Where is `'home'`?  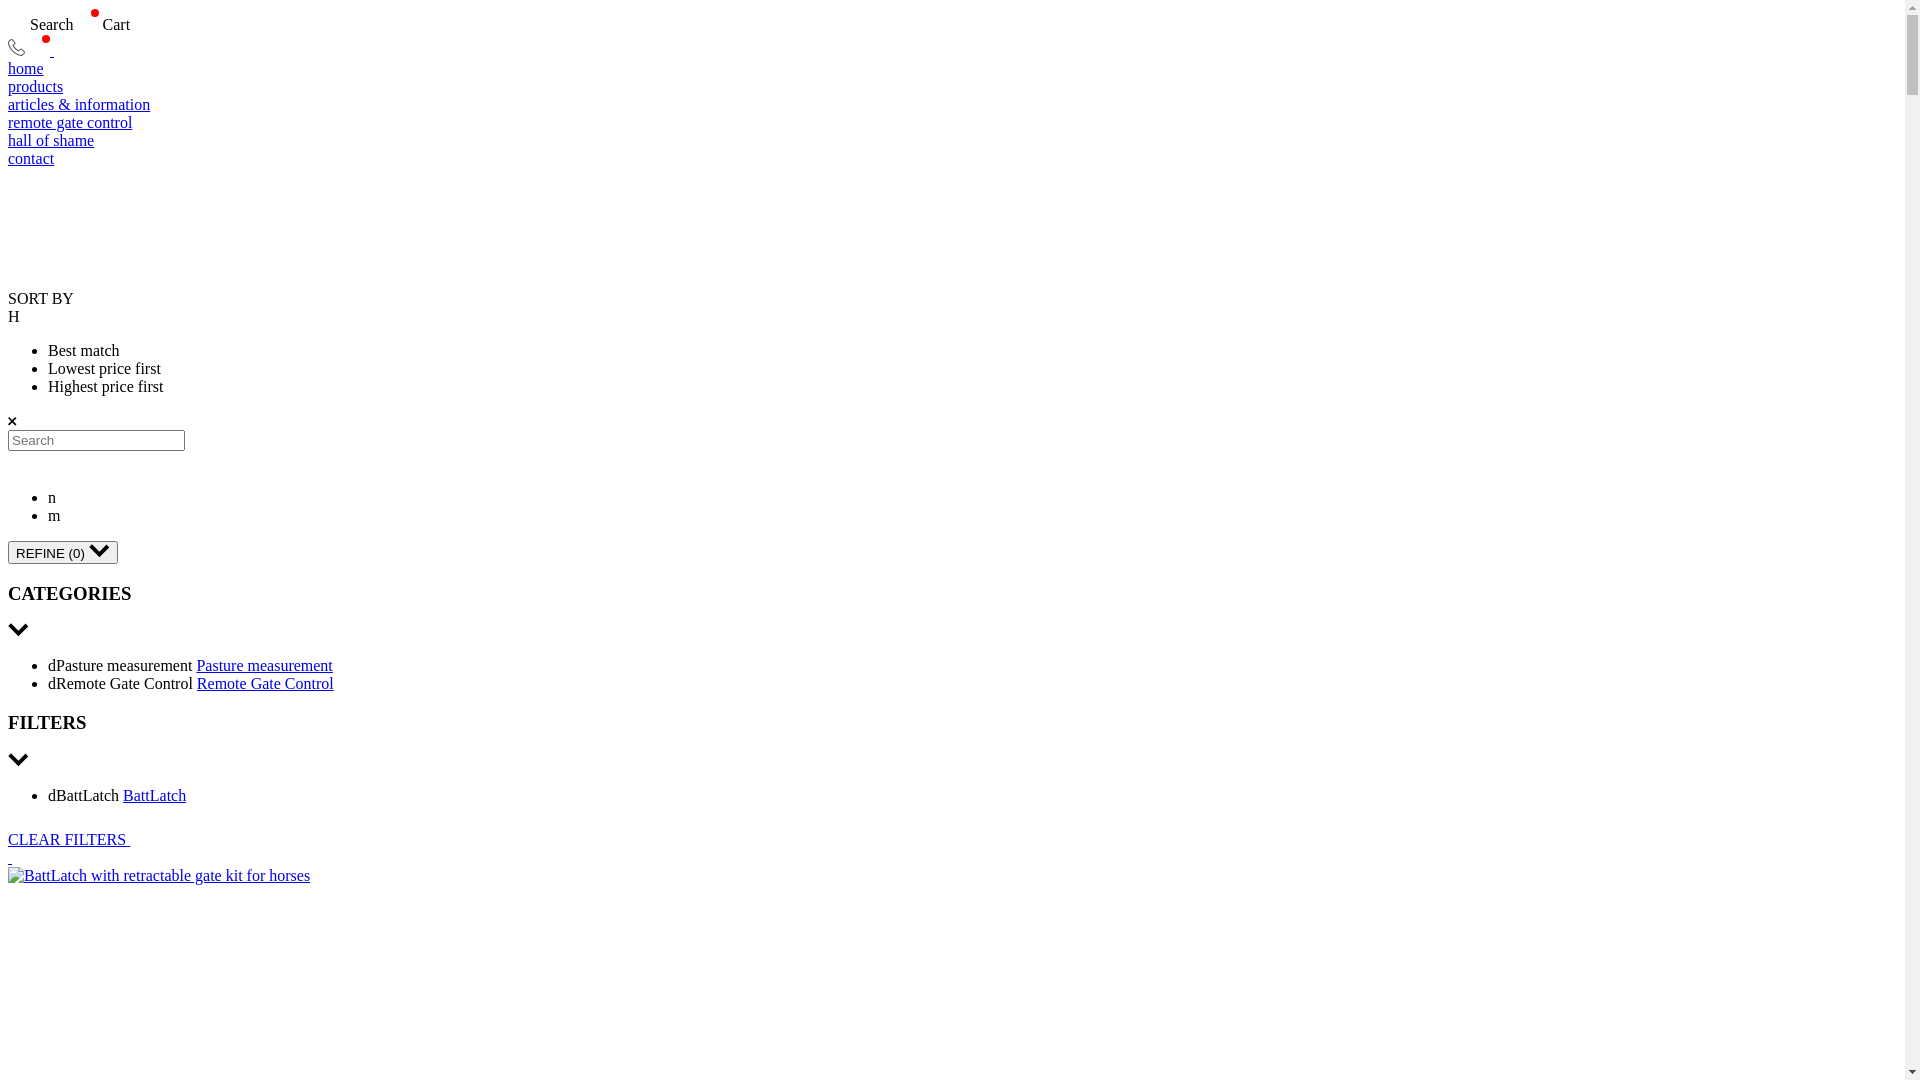 'home' is located at coordinates (951, 68).